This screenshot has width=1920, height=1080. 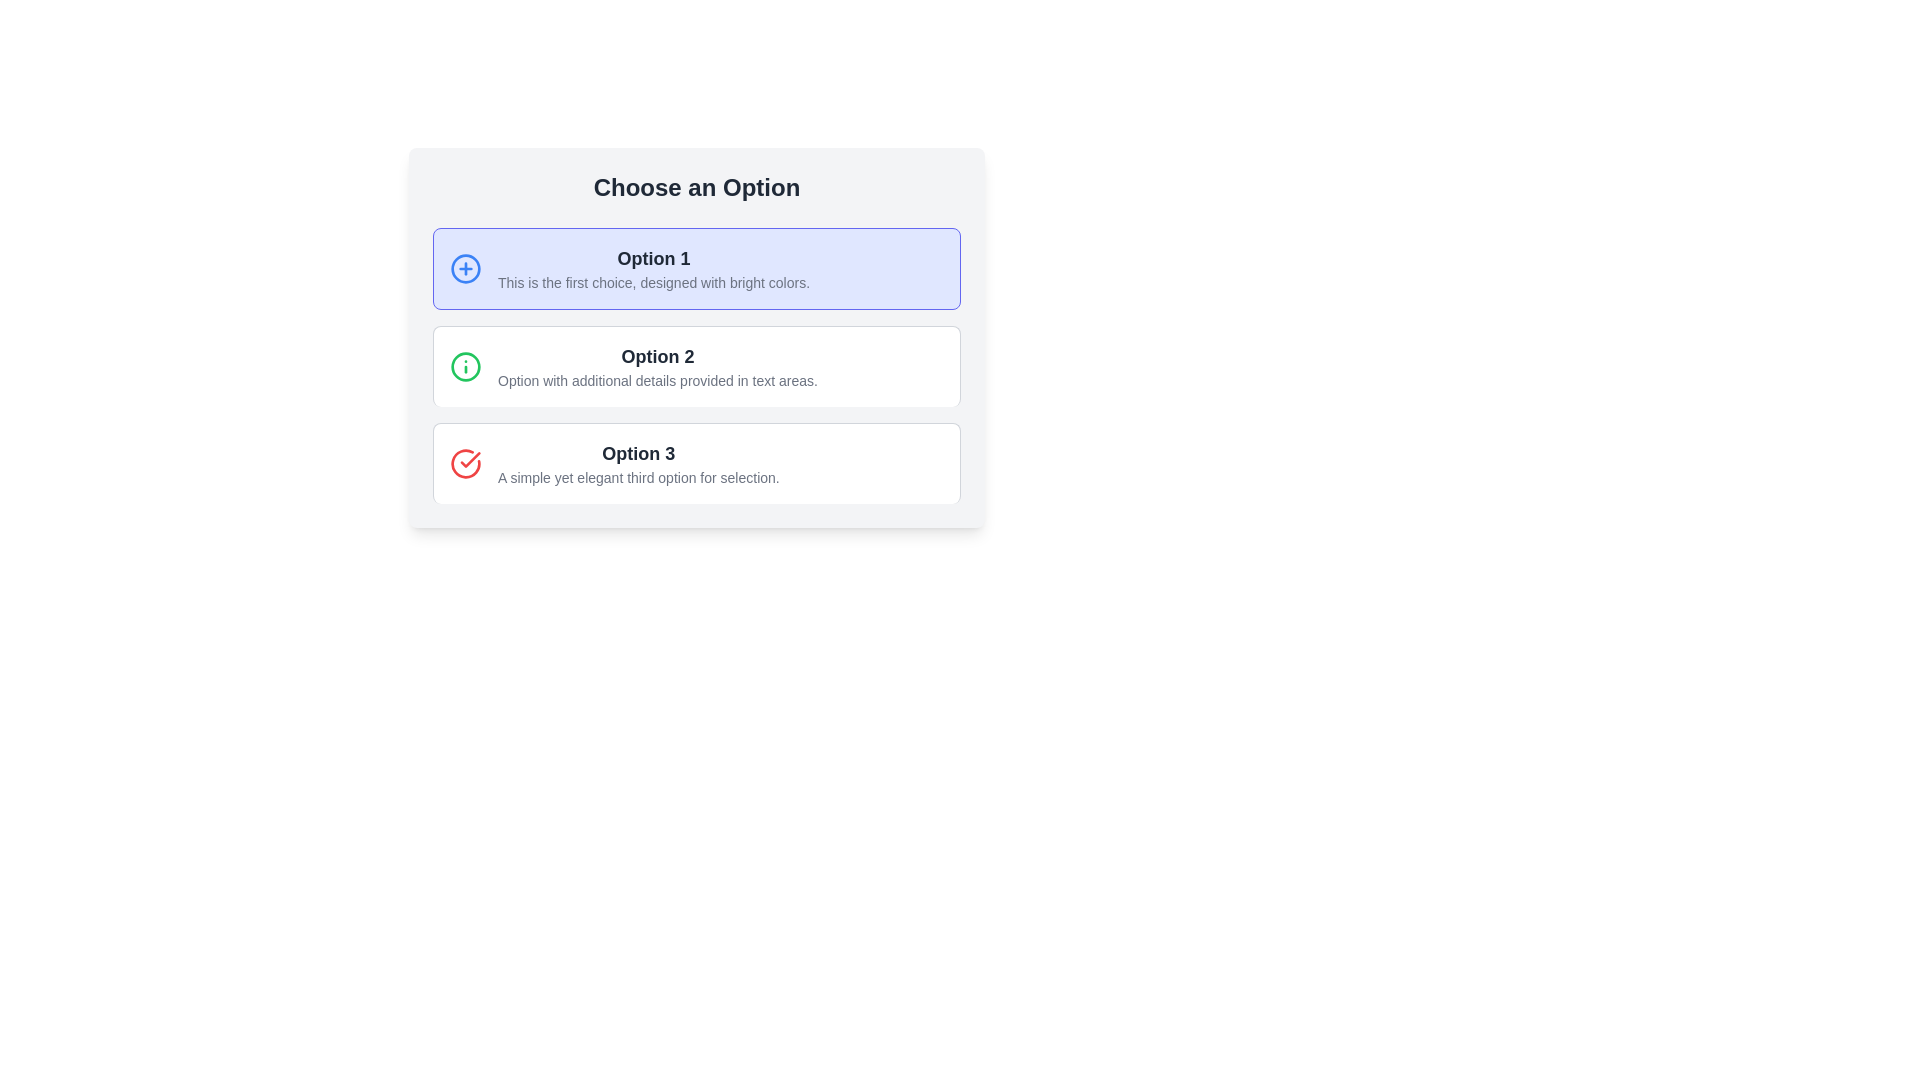 I want to click on the informational text component displaying the sentence 'This is the first choice, designed with bright colors.' which is located underneath the title 'Option 1', so click(x=653, y=282).